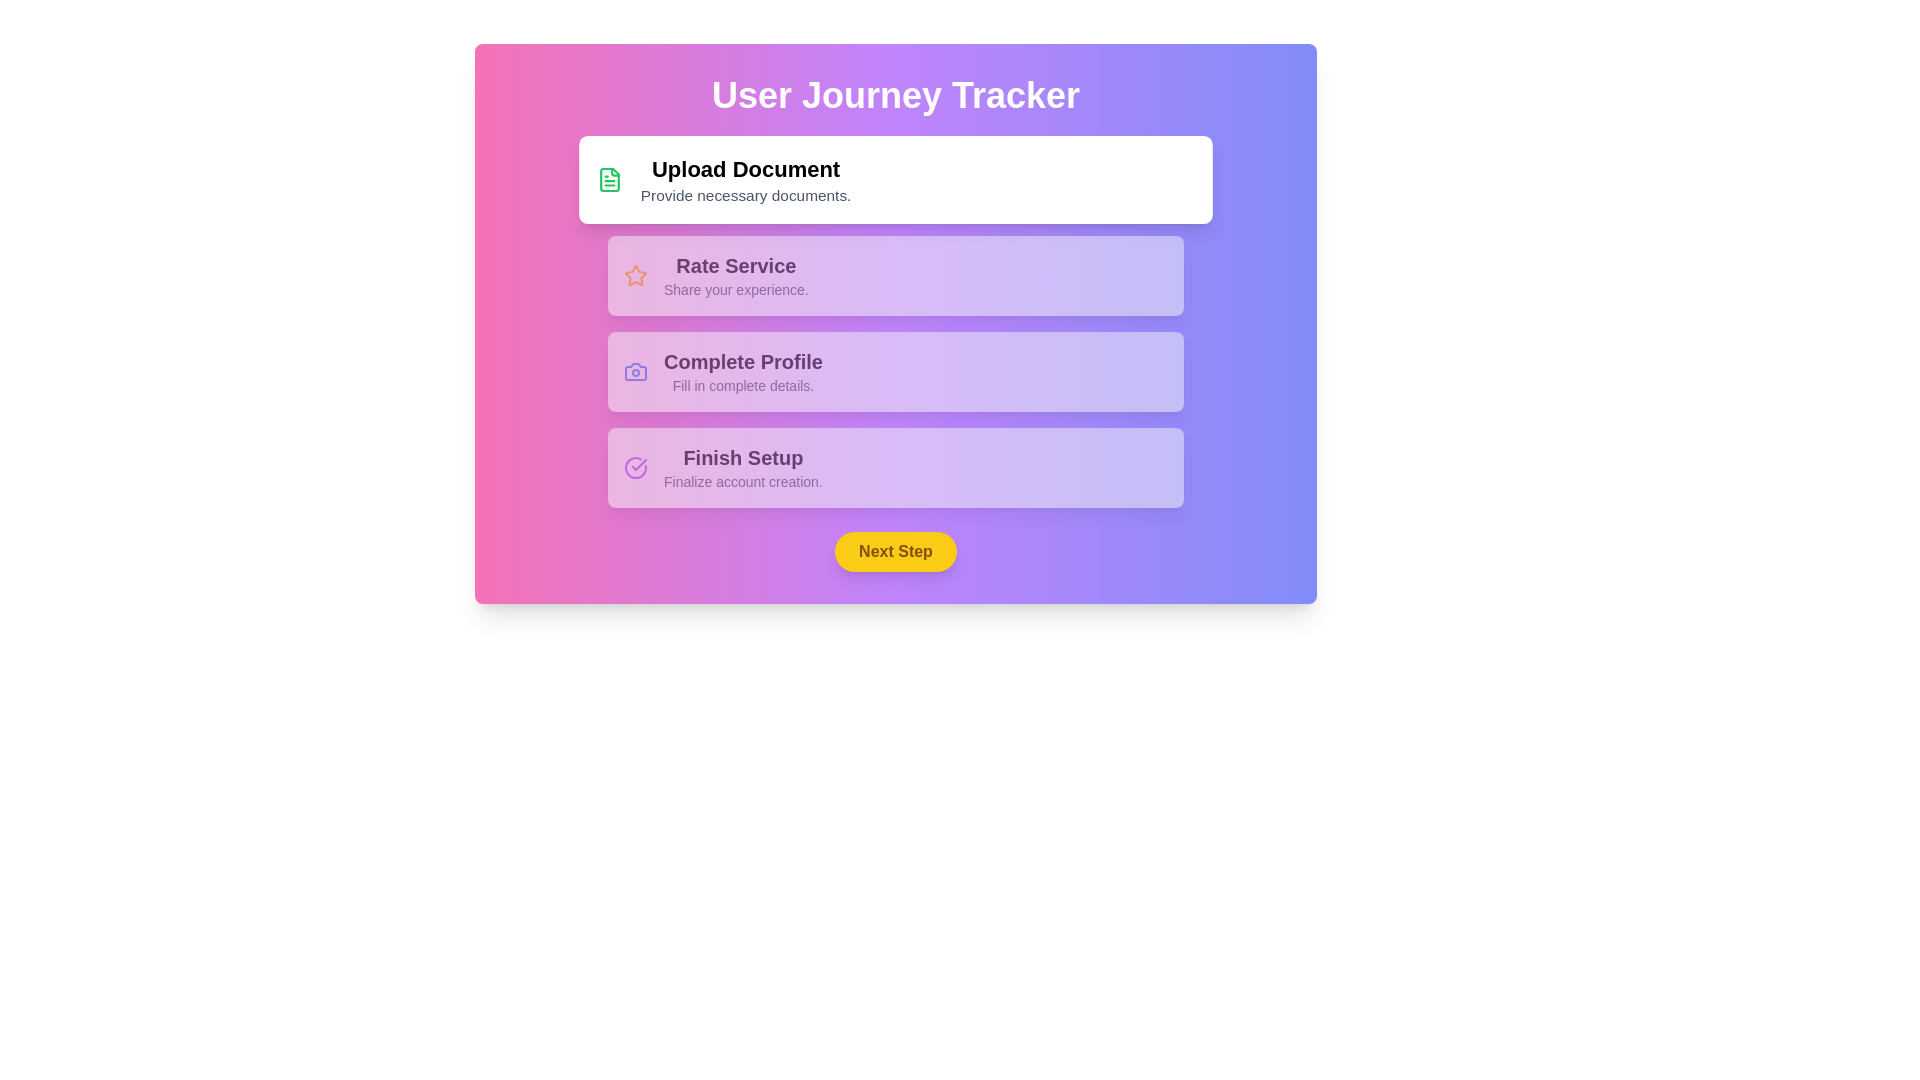  What do you see at coordinates (895, 180) in the screenshot?
I see `the first Informational Card in the vertically stacked list that guides the user to upload documents` at bounding box center [895, 180].